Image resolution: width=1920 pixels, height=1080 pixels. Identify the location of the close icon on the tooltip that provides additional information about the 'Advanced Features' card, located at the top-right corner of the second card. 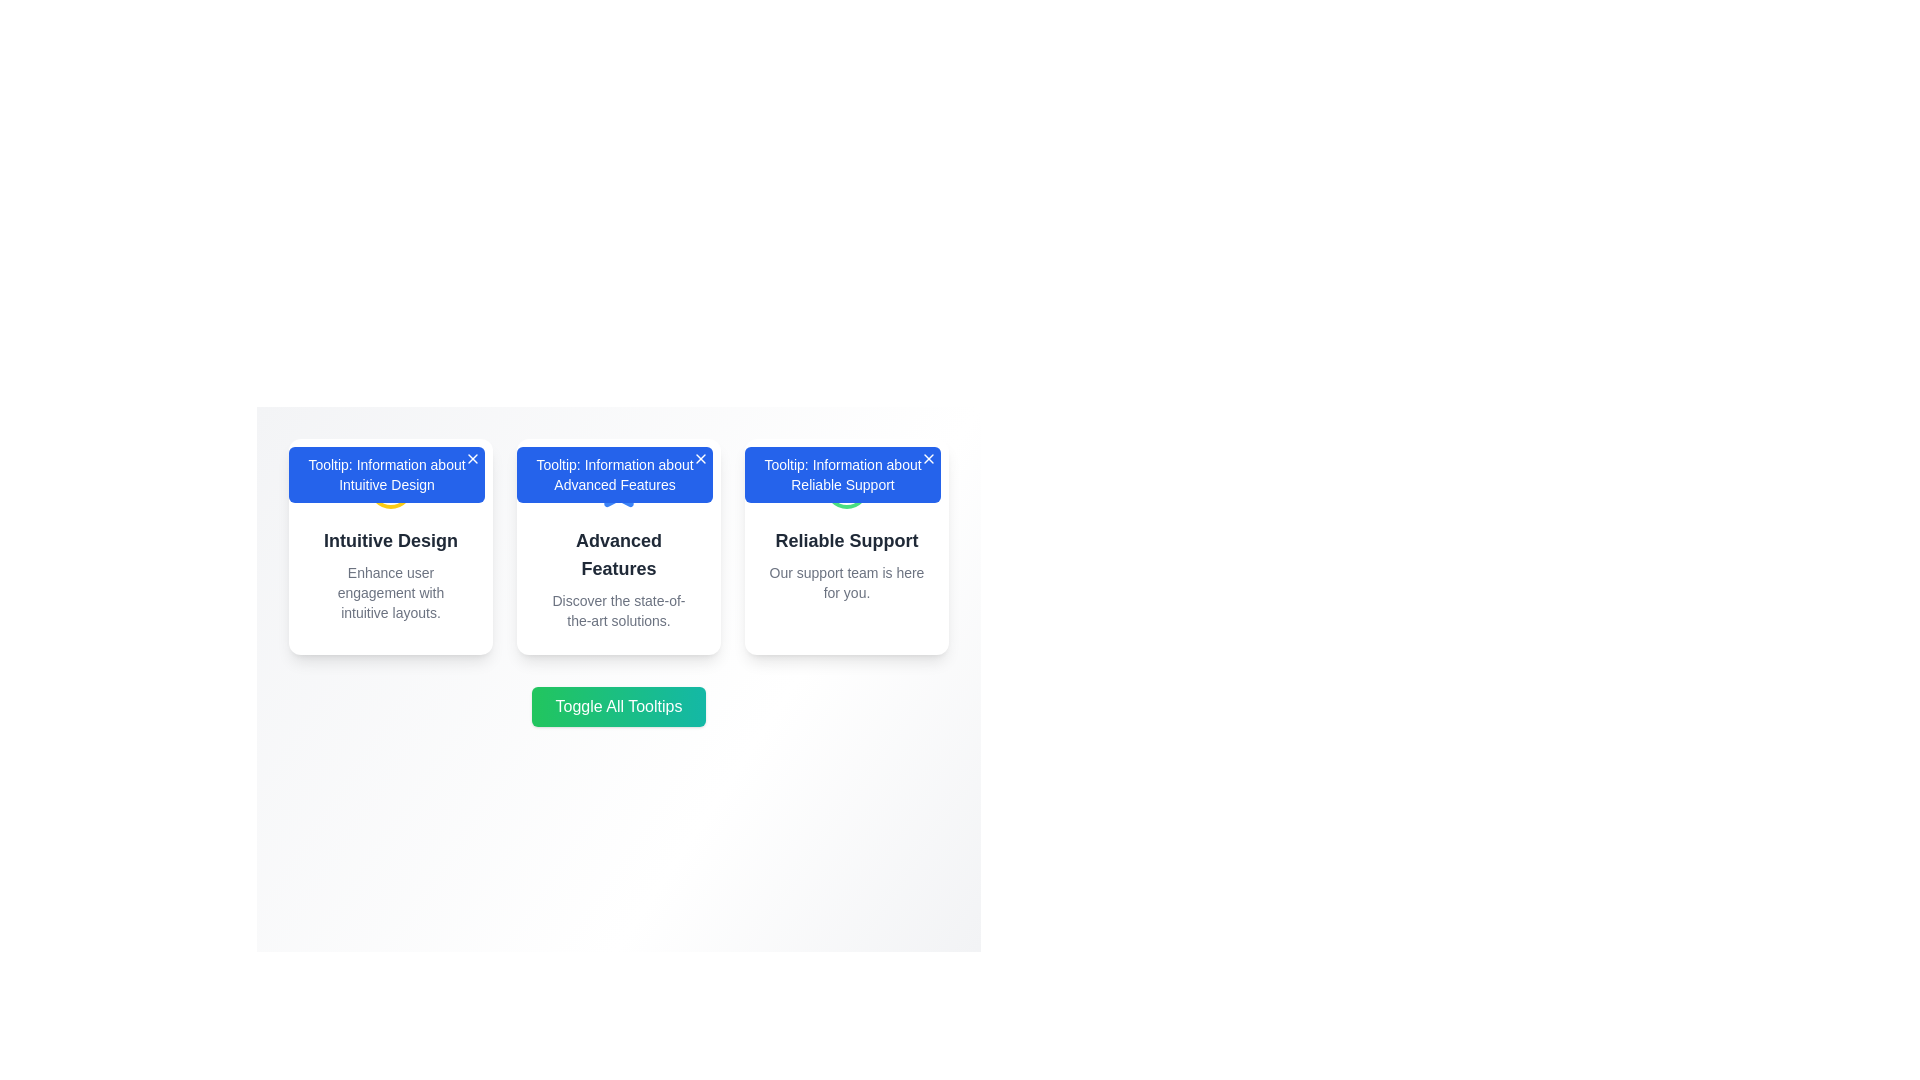
(613, 474).